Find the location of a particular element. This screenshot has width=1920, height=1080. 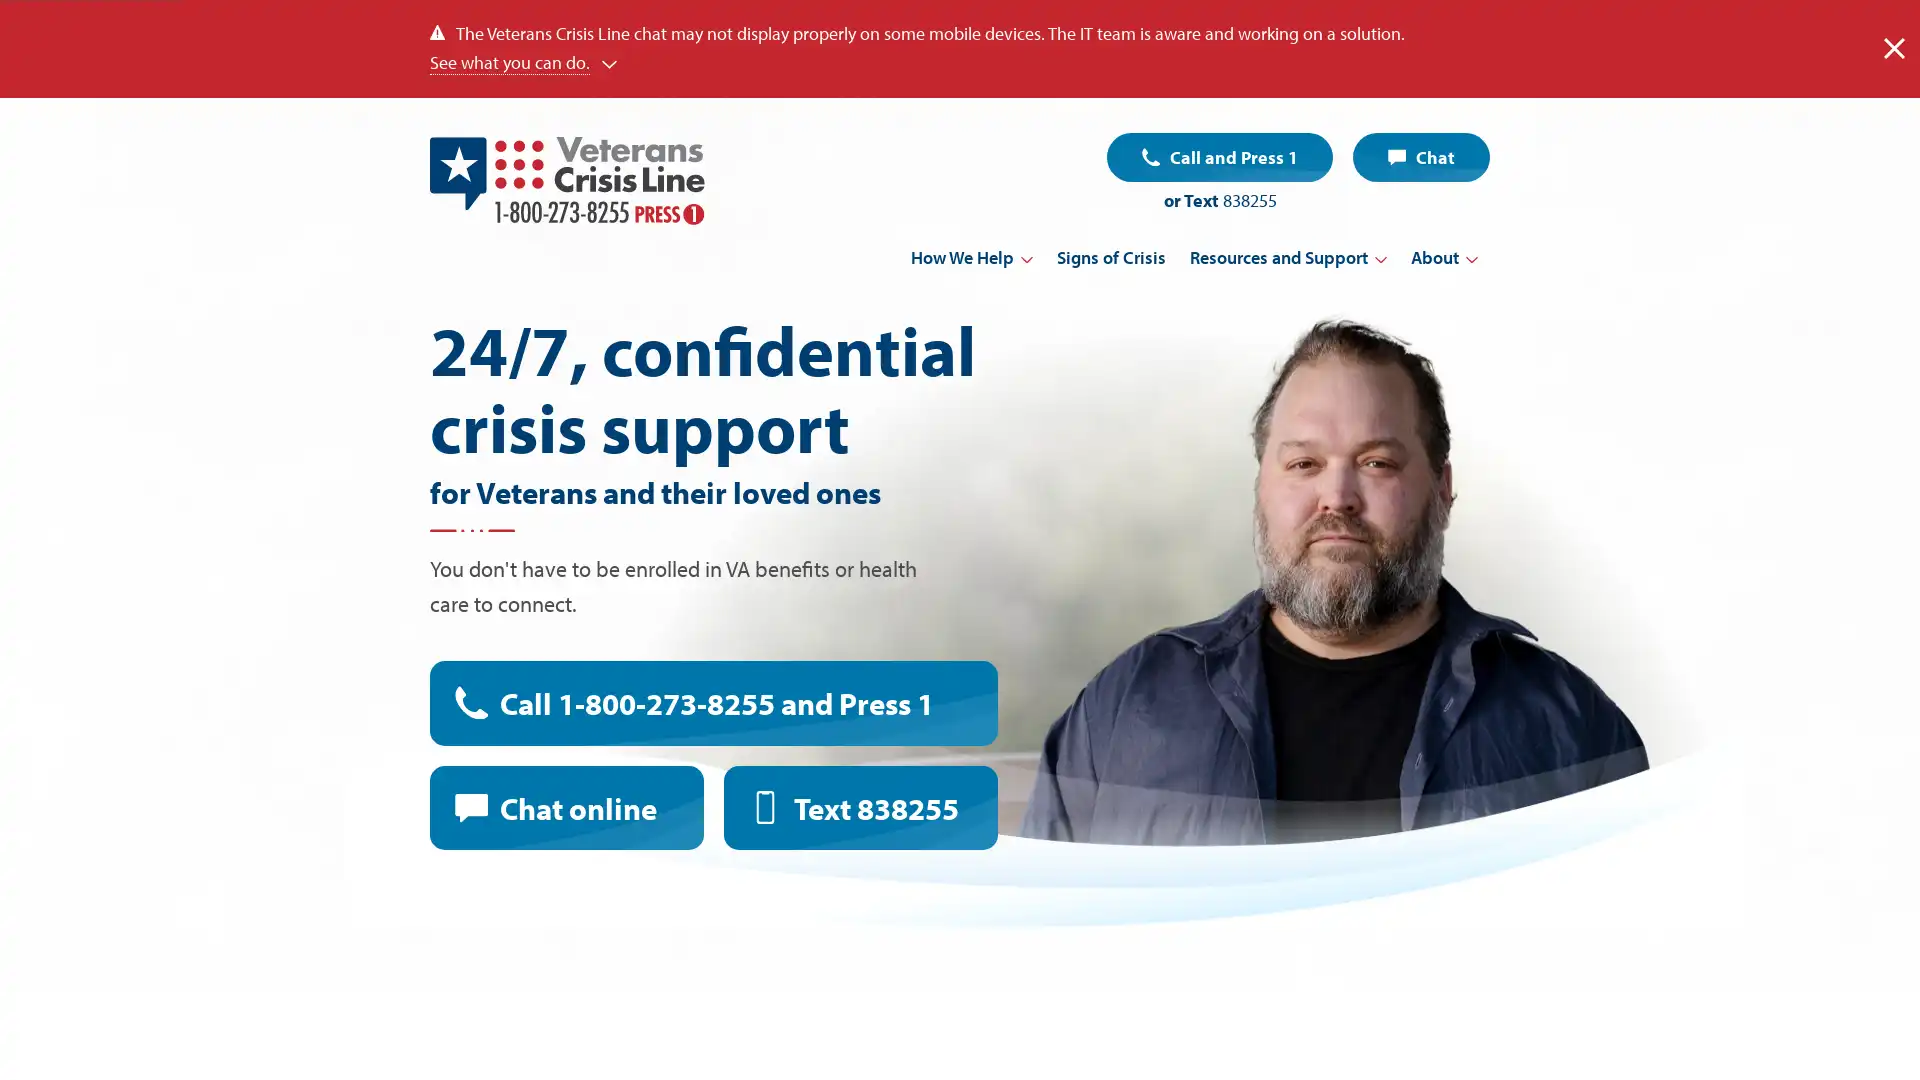

Close Banner is located at coordinates (1893, 47).